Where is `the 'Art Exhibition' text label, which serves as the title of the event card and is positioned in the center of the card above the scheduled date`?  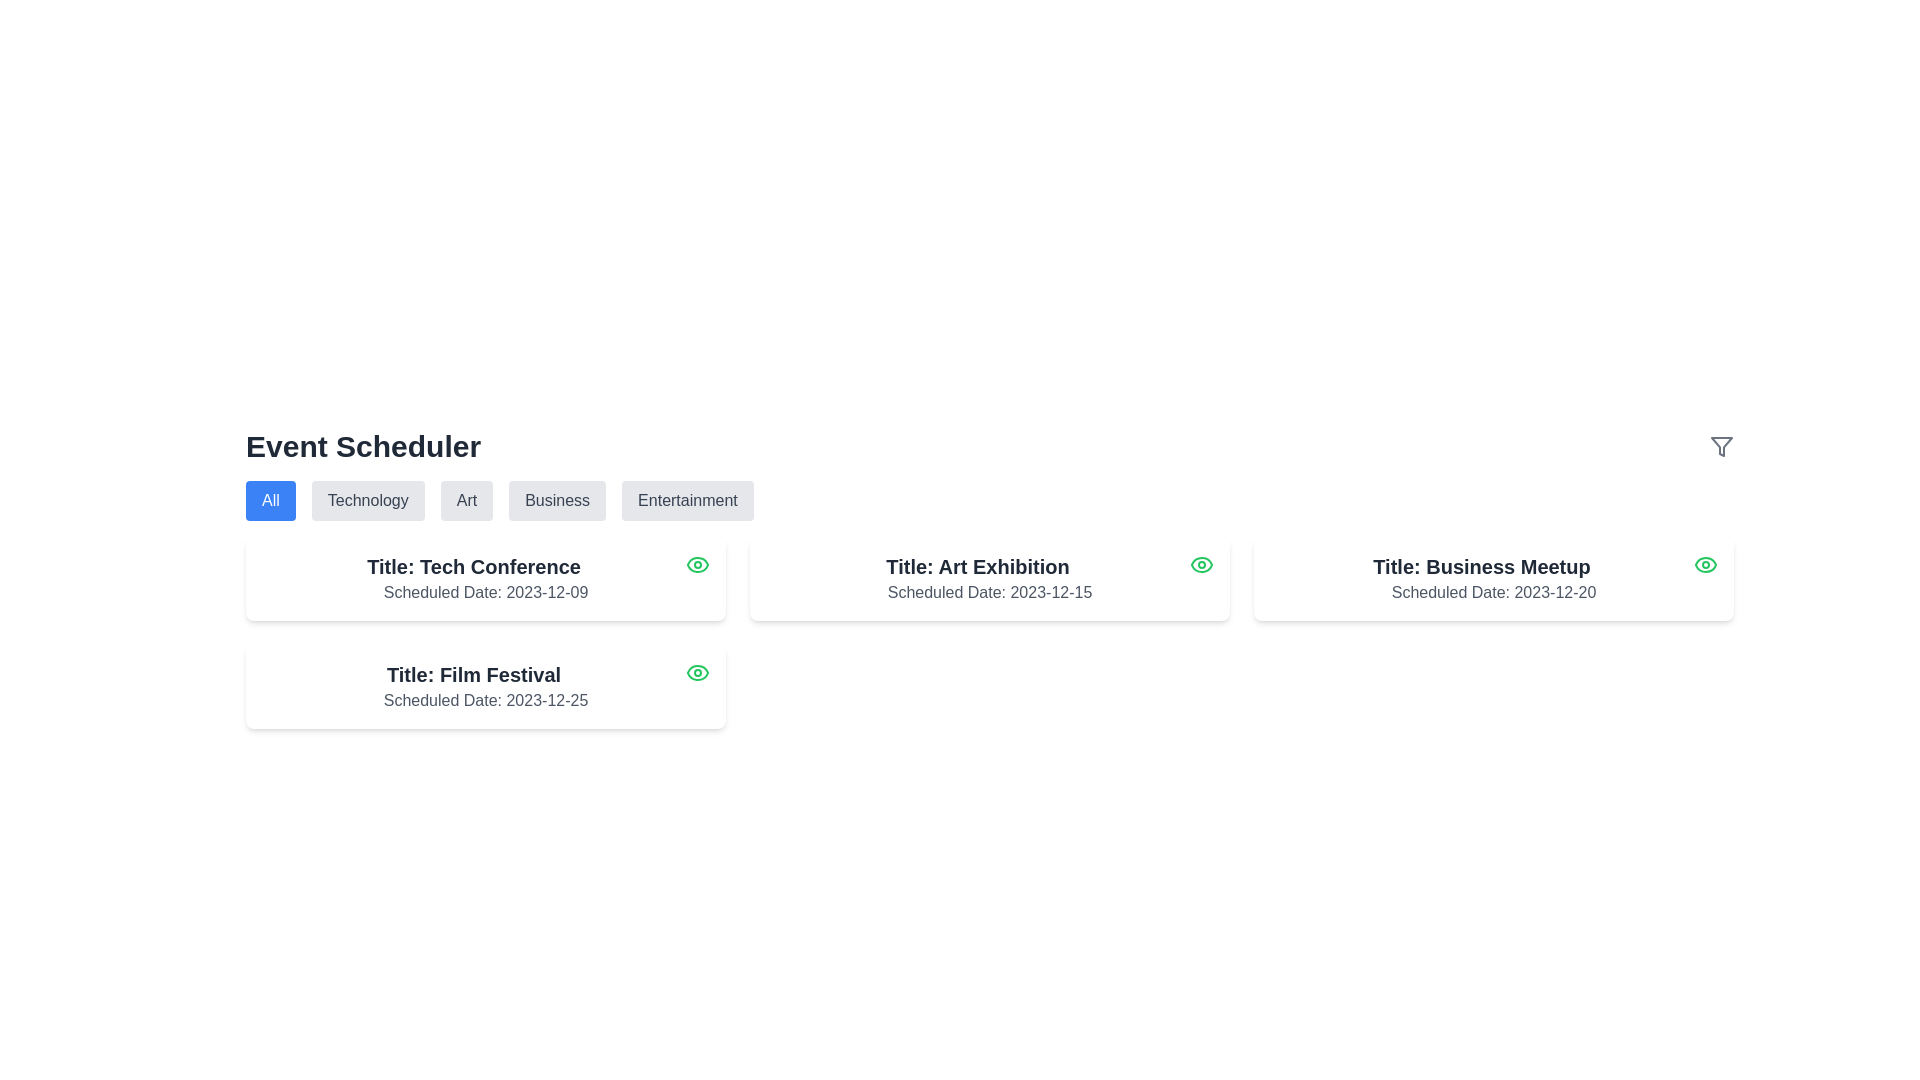 the 'Art Exhibition' text label, which serves as the title of the event card and is positioned in the center of the card above the scheduled date is located at coordinates (989, 567).